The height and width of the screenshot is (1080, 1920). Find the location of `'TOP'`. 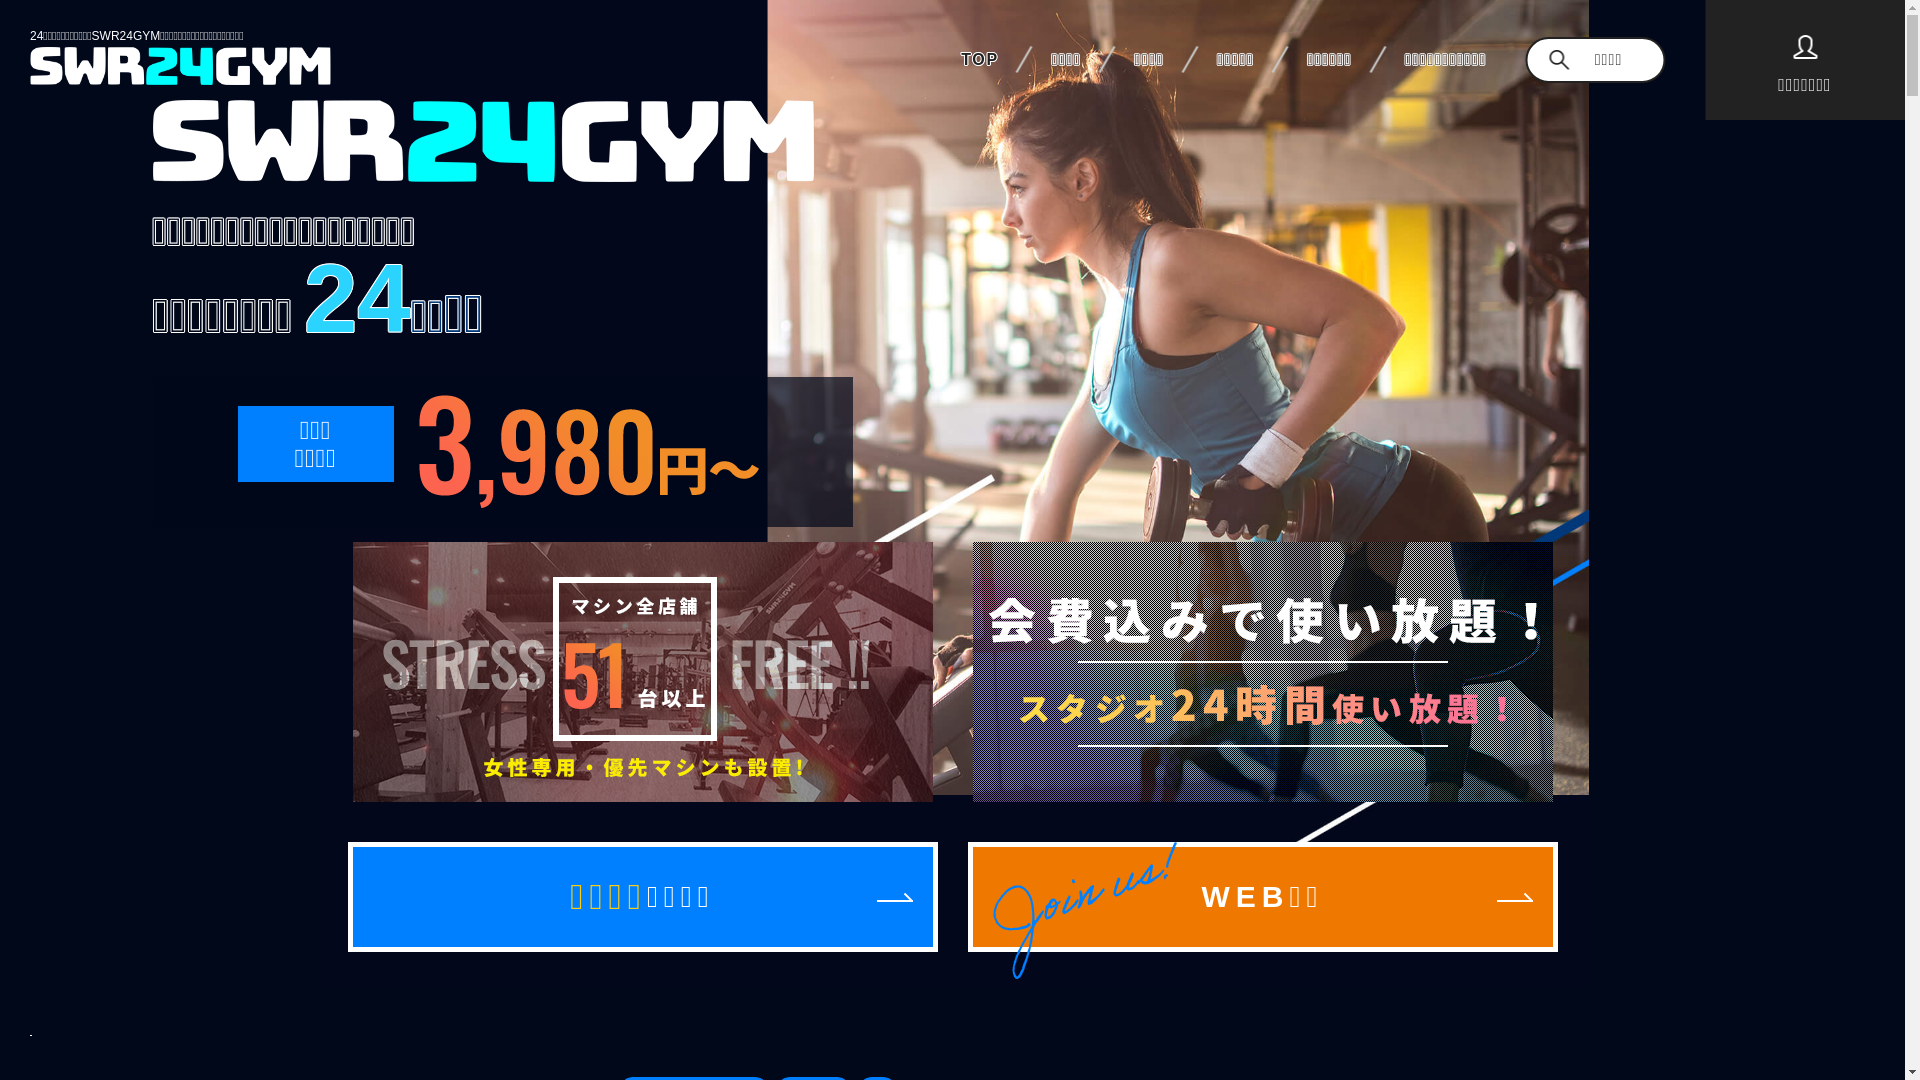

'TOP' is located at coordinates (960, 73).